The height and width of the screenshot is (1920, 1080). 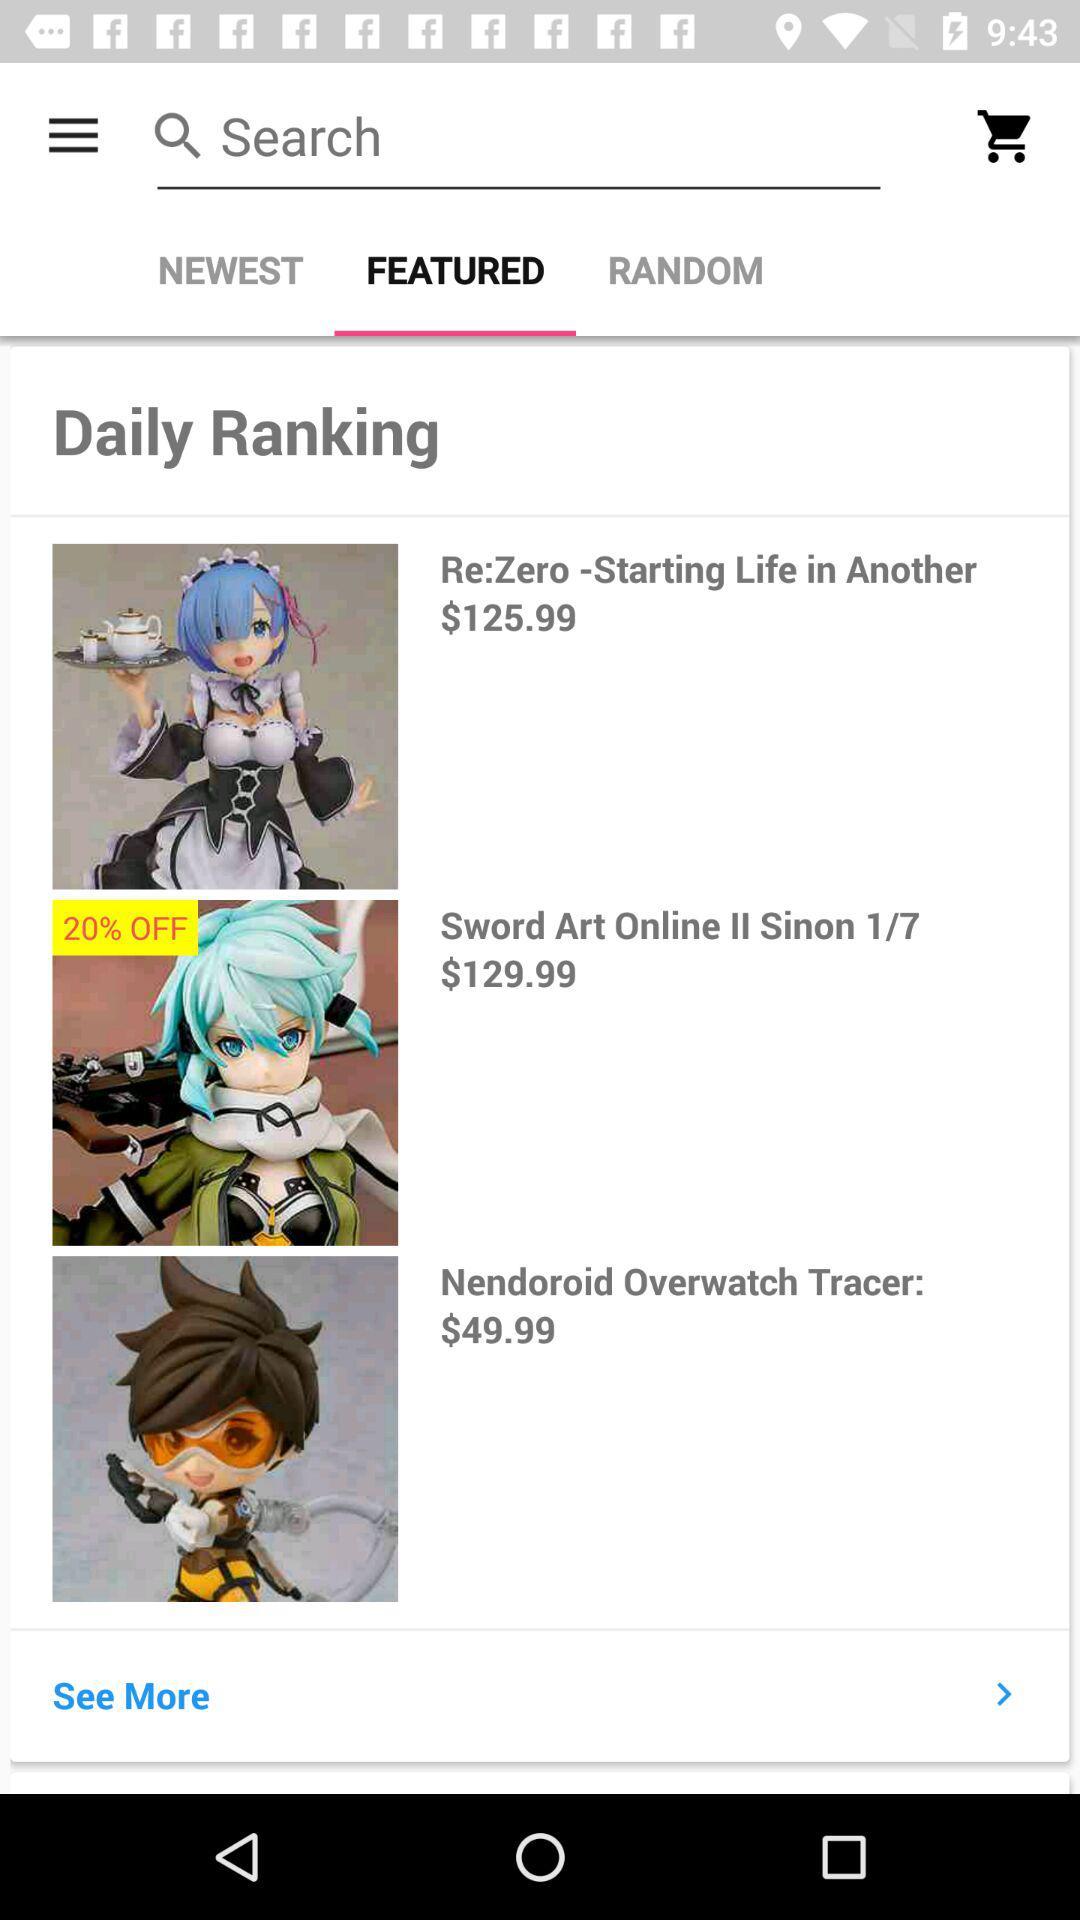 I want to click on search store, so click(x=518, y=135).